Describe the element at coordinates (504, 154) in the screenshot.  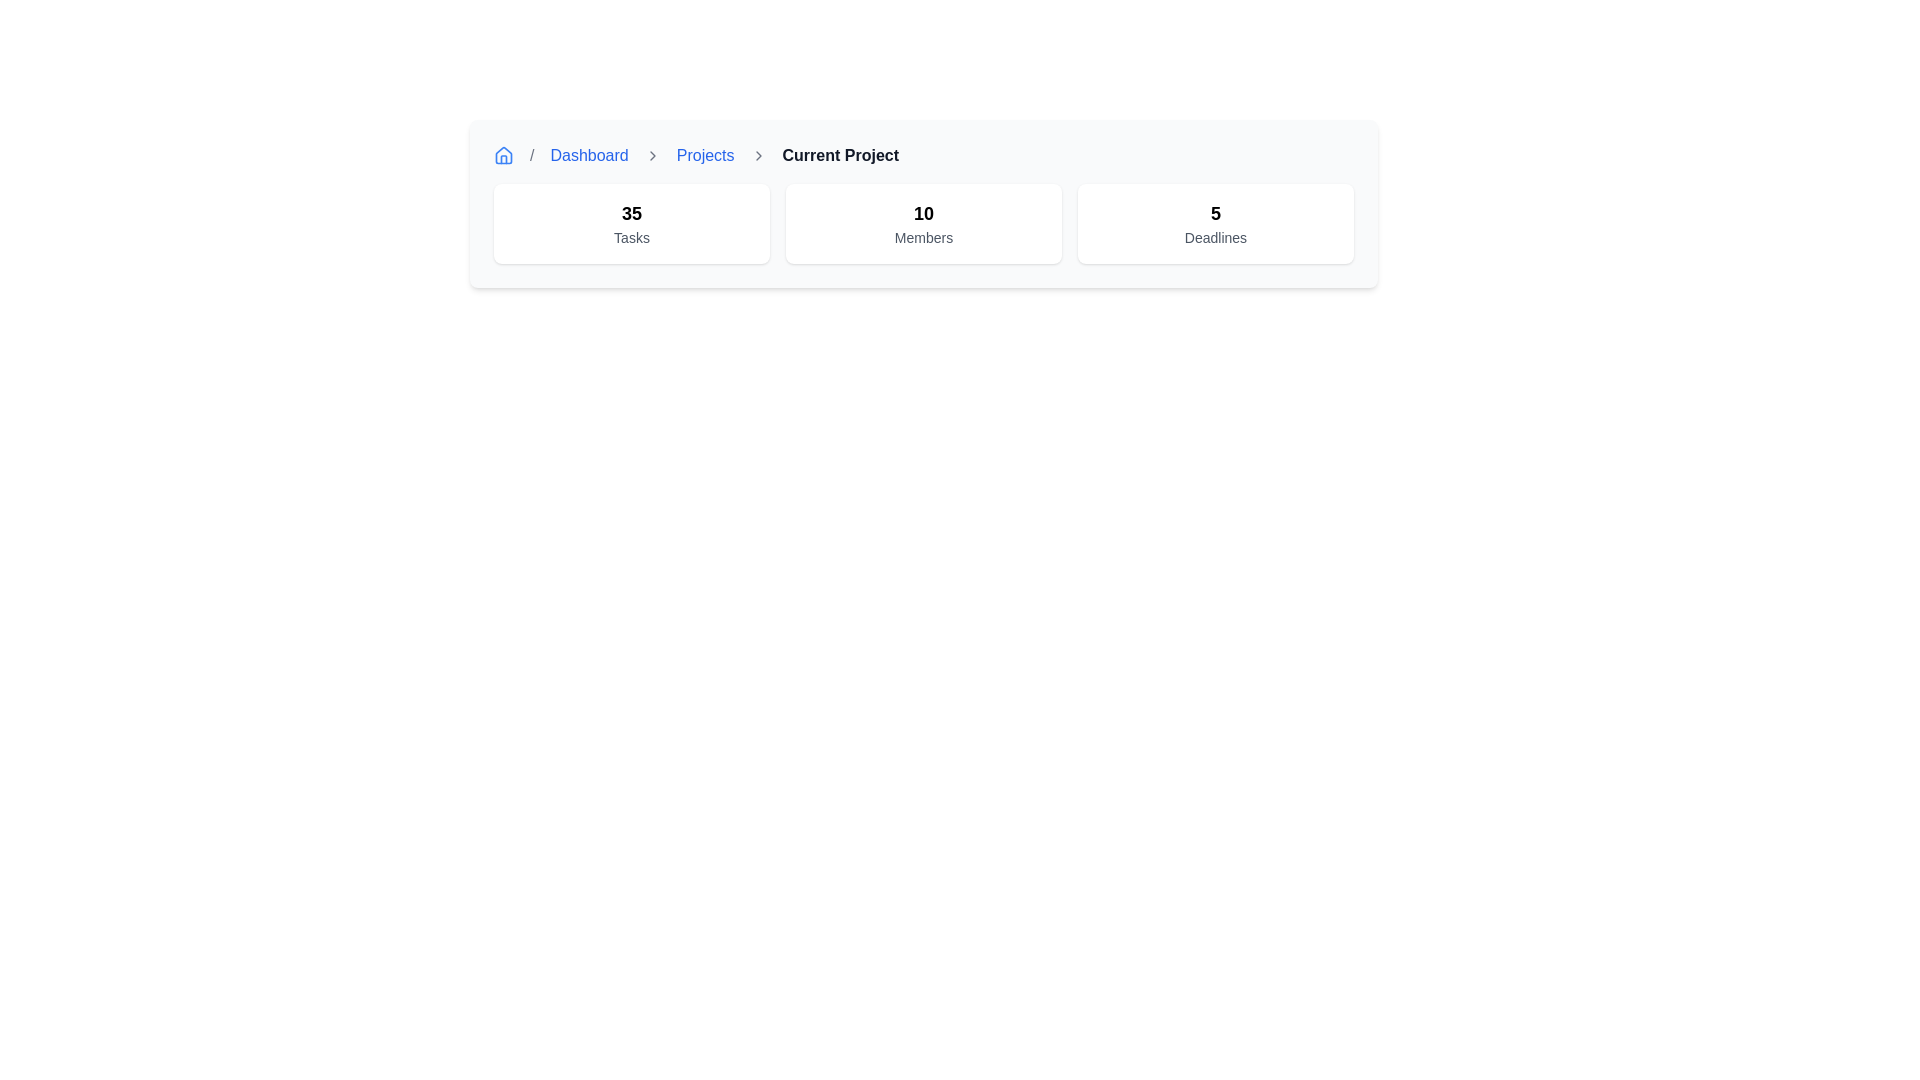
I see `the blue house icon located at the far-left part of the breadcrumb navigation bar` at that location.